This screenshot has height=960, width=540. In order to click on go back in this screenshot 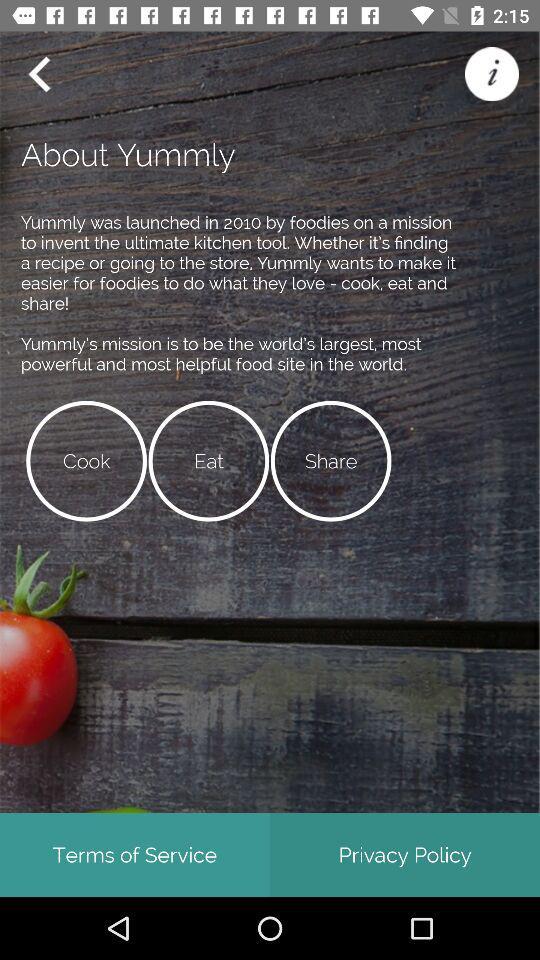, I will do `click(38, 74)`.